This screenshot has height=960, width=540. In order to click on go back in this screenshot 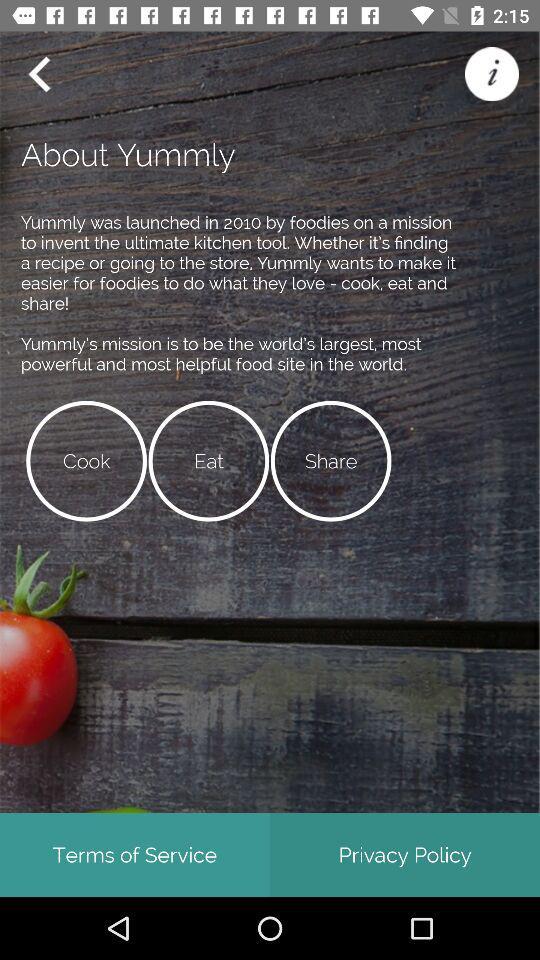, I will do `click(38, 74)`.